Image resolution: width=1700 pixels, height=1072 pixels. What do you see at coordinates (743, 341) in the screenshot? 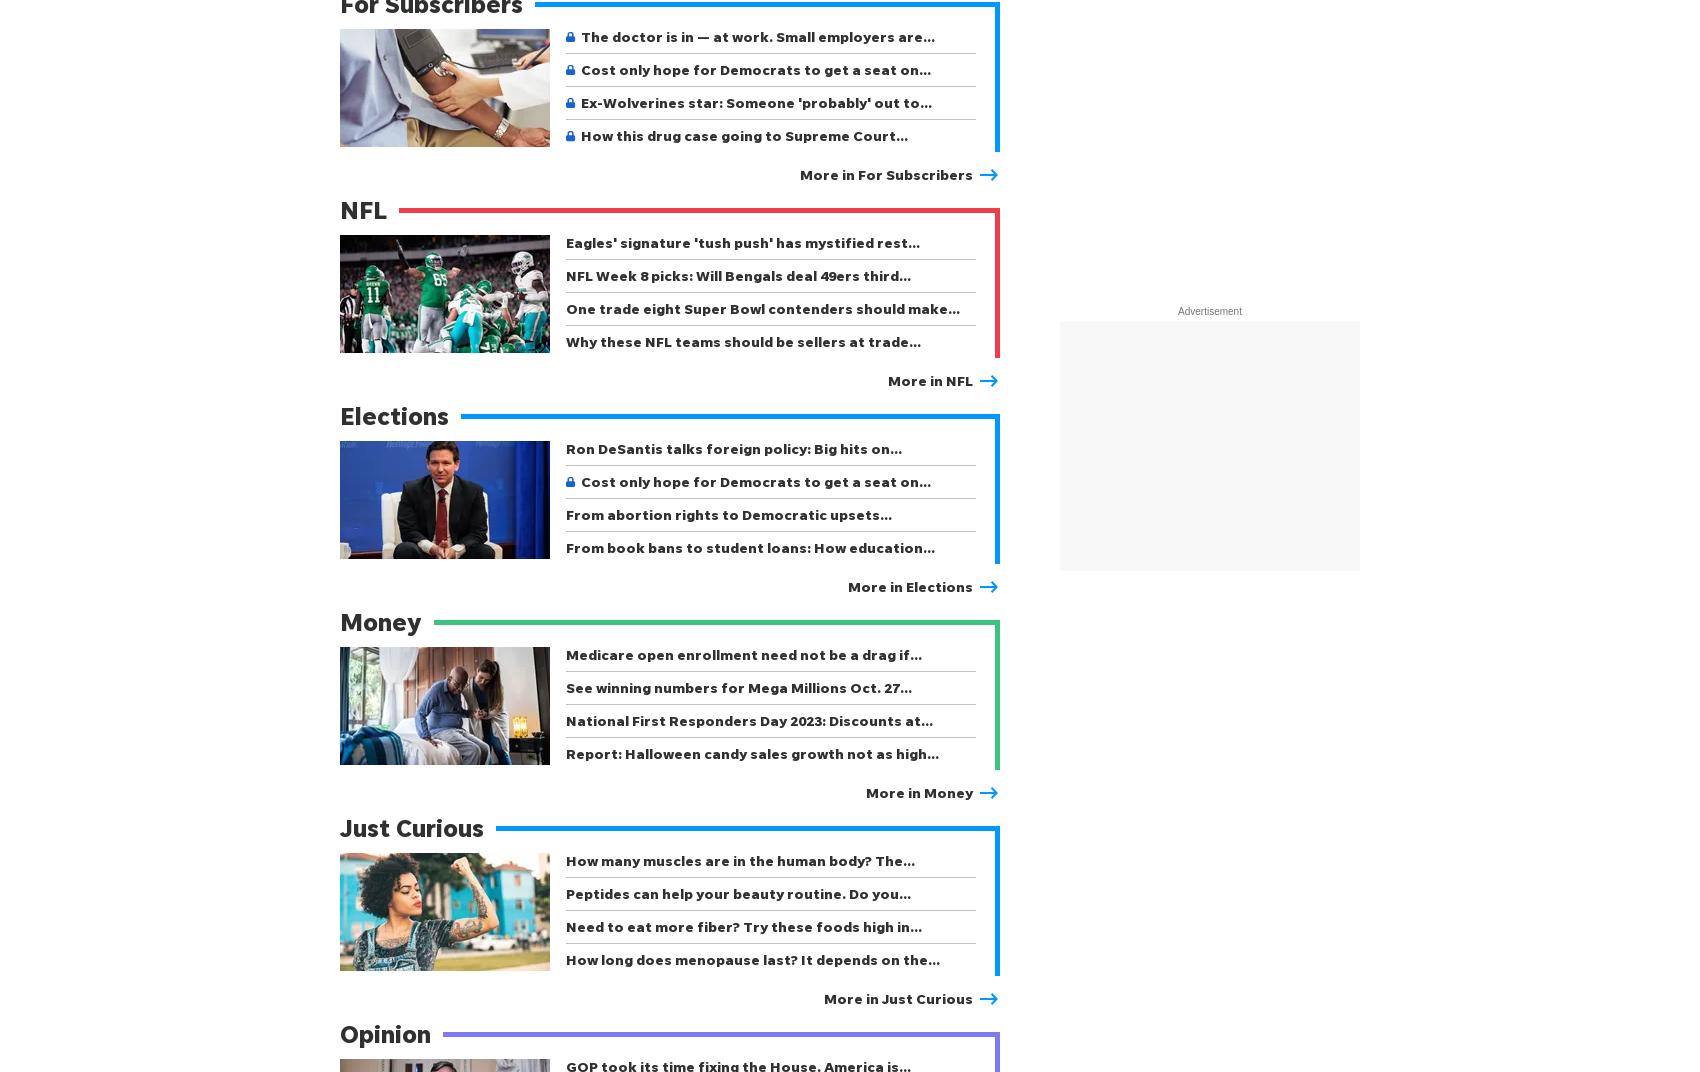
I see `'Why these NFL teams should be sellers at trade…'` at bounding box center [743, 341].